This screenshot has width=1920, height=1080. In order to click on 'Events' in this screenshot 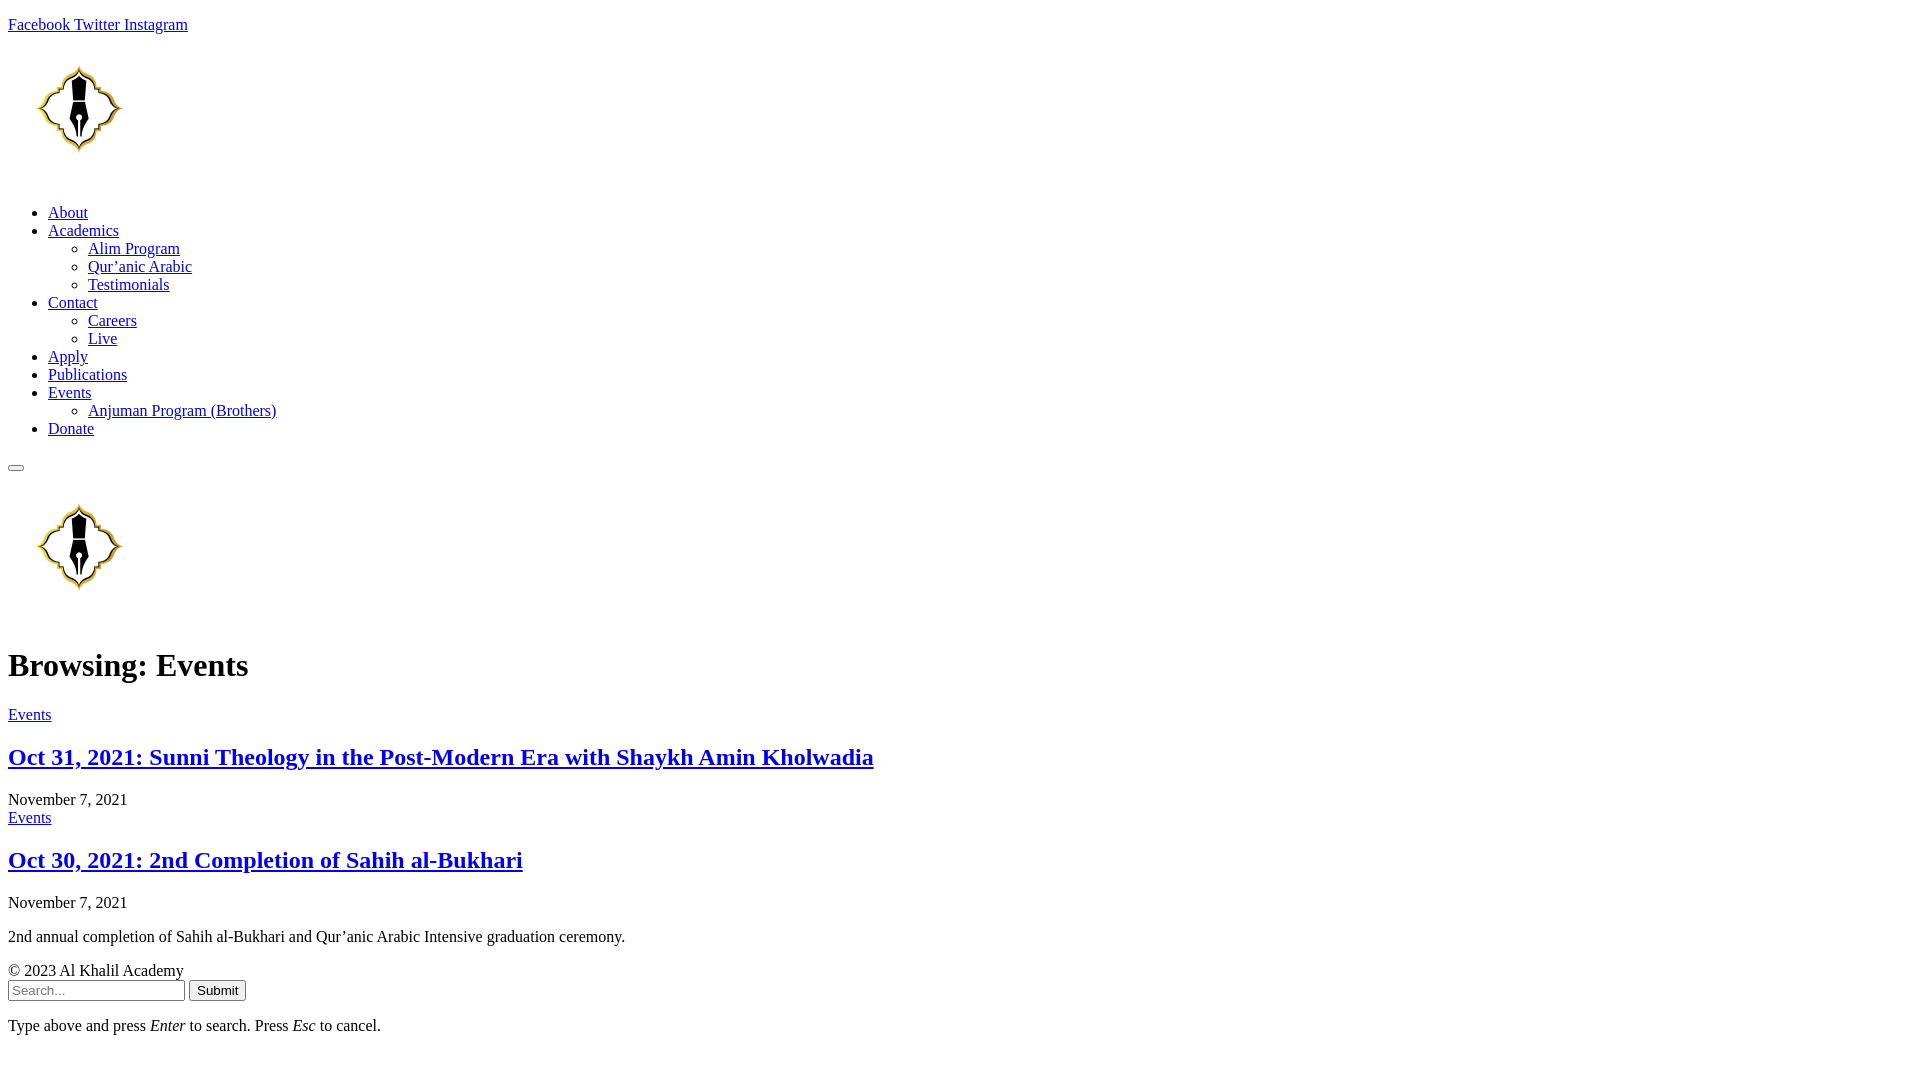, I will do `click(29, 817)`.